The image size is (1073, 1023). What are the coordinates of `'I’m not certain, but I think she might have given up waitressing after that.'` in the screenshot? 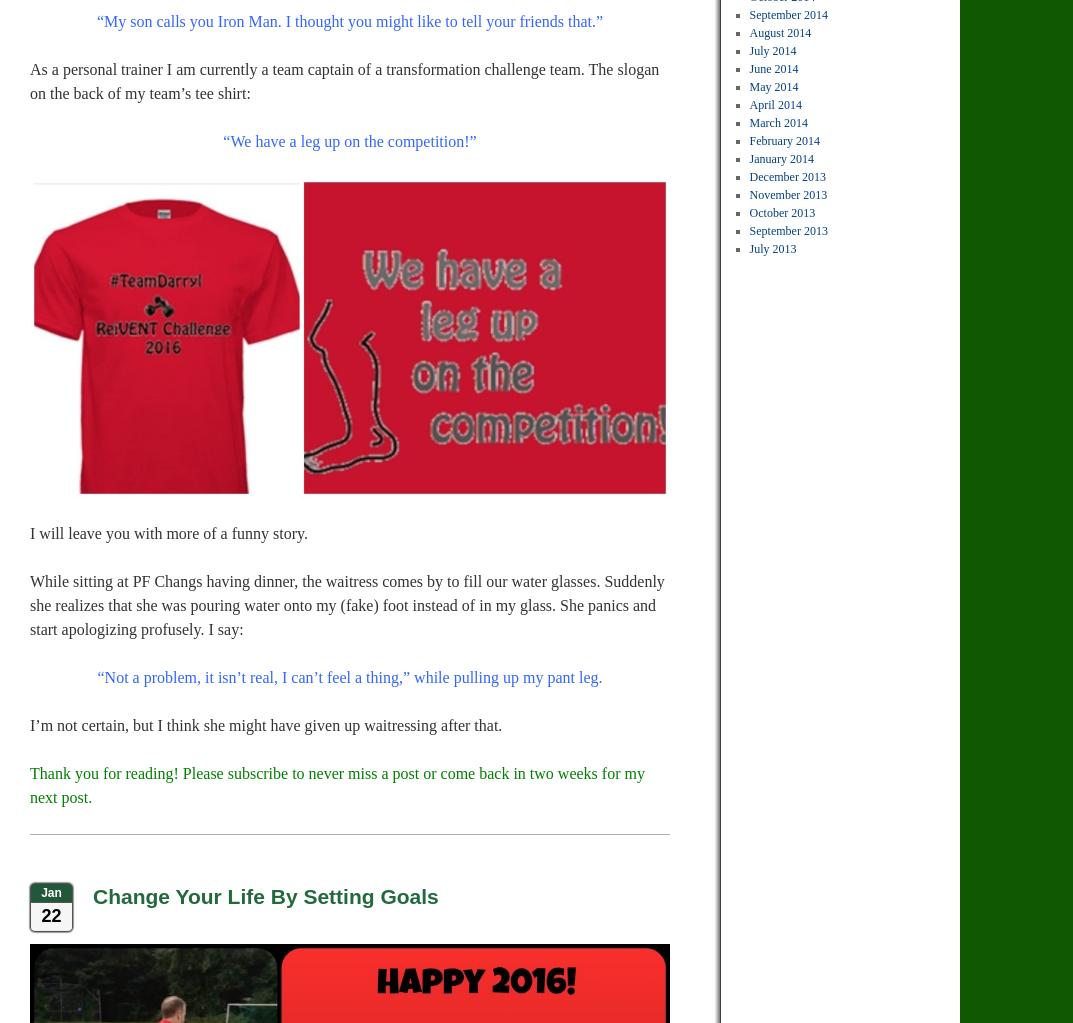 It's located at (264, 725).